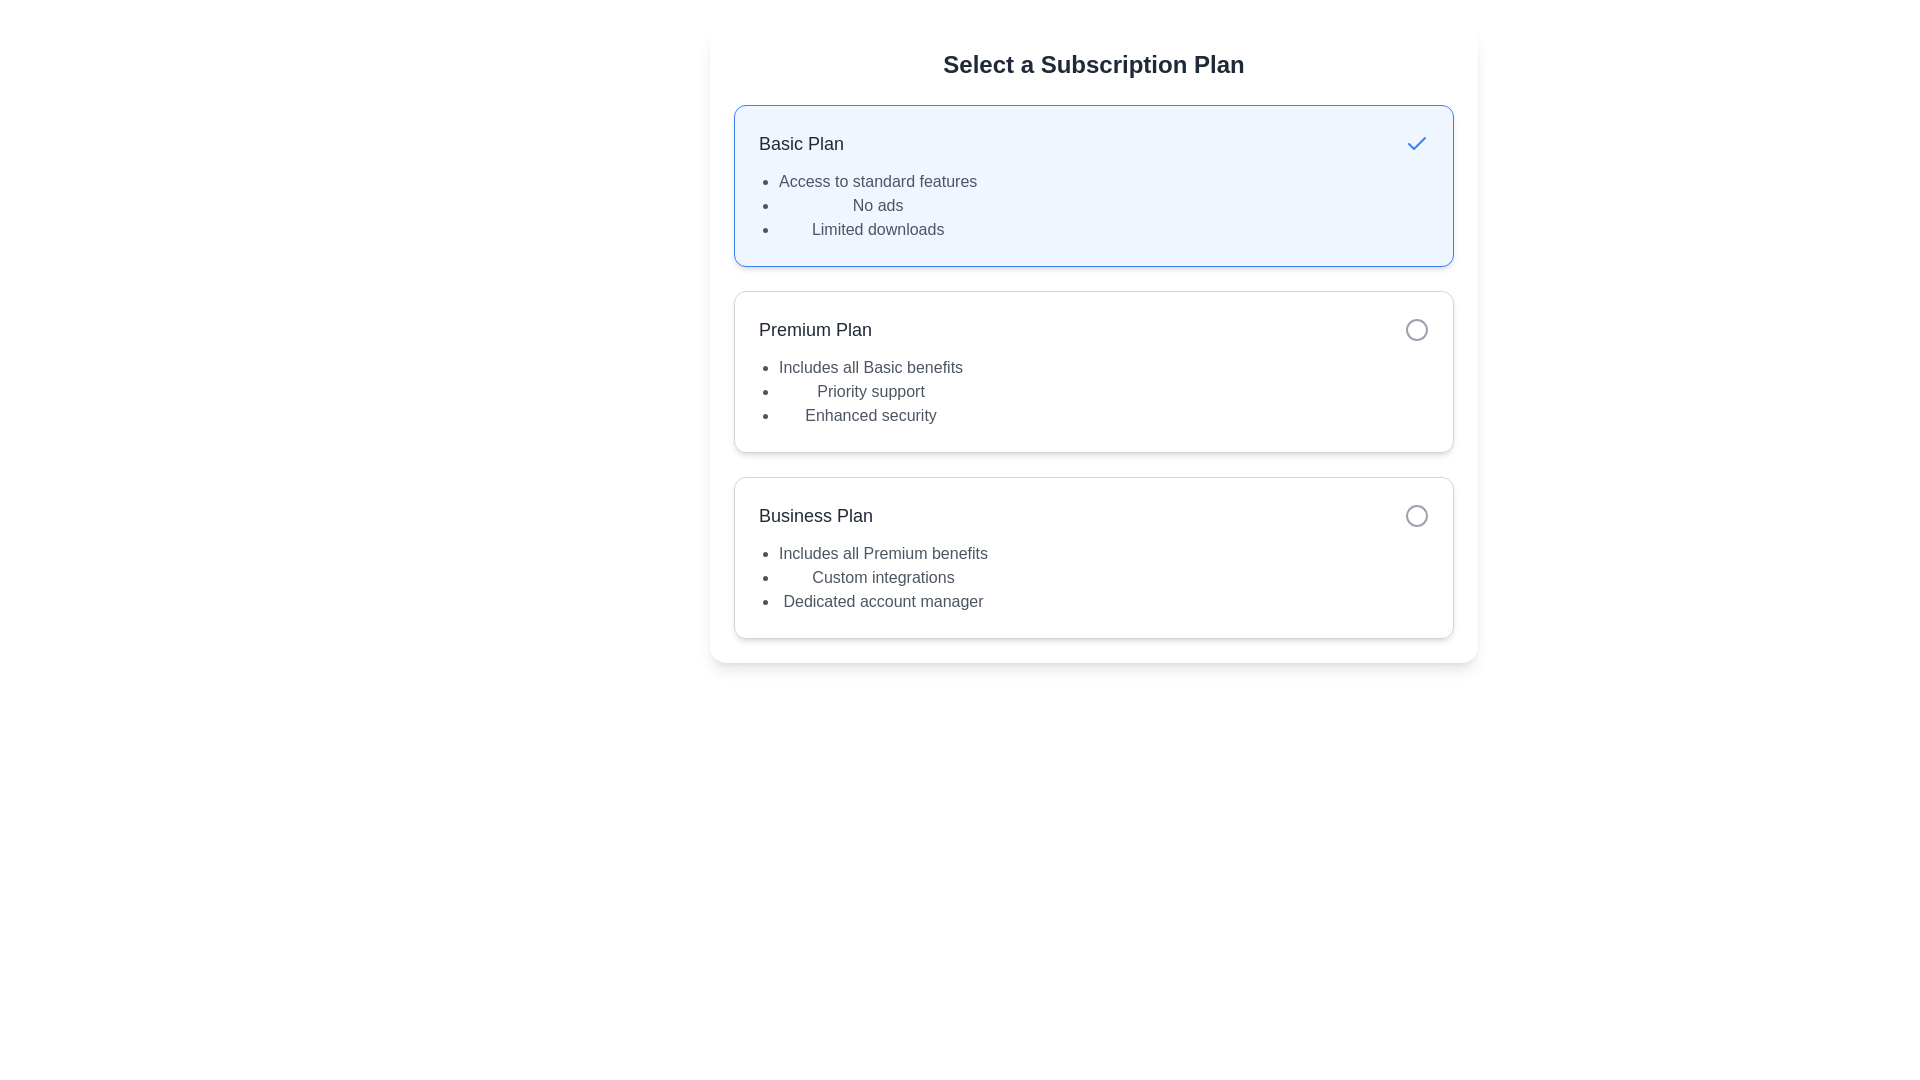 The image size is (1920, 1080). What do you see at coordinates (1415, 142) in the screenshot?
I see `the active status icon indicating the selected 'Basic Plan' option located in the top right corner of the 'Basic Plan' card header` at bounding box center [1415, 142].